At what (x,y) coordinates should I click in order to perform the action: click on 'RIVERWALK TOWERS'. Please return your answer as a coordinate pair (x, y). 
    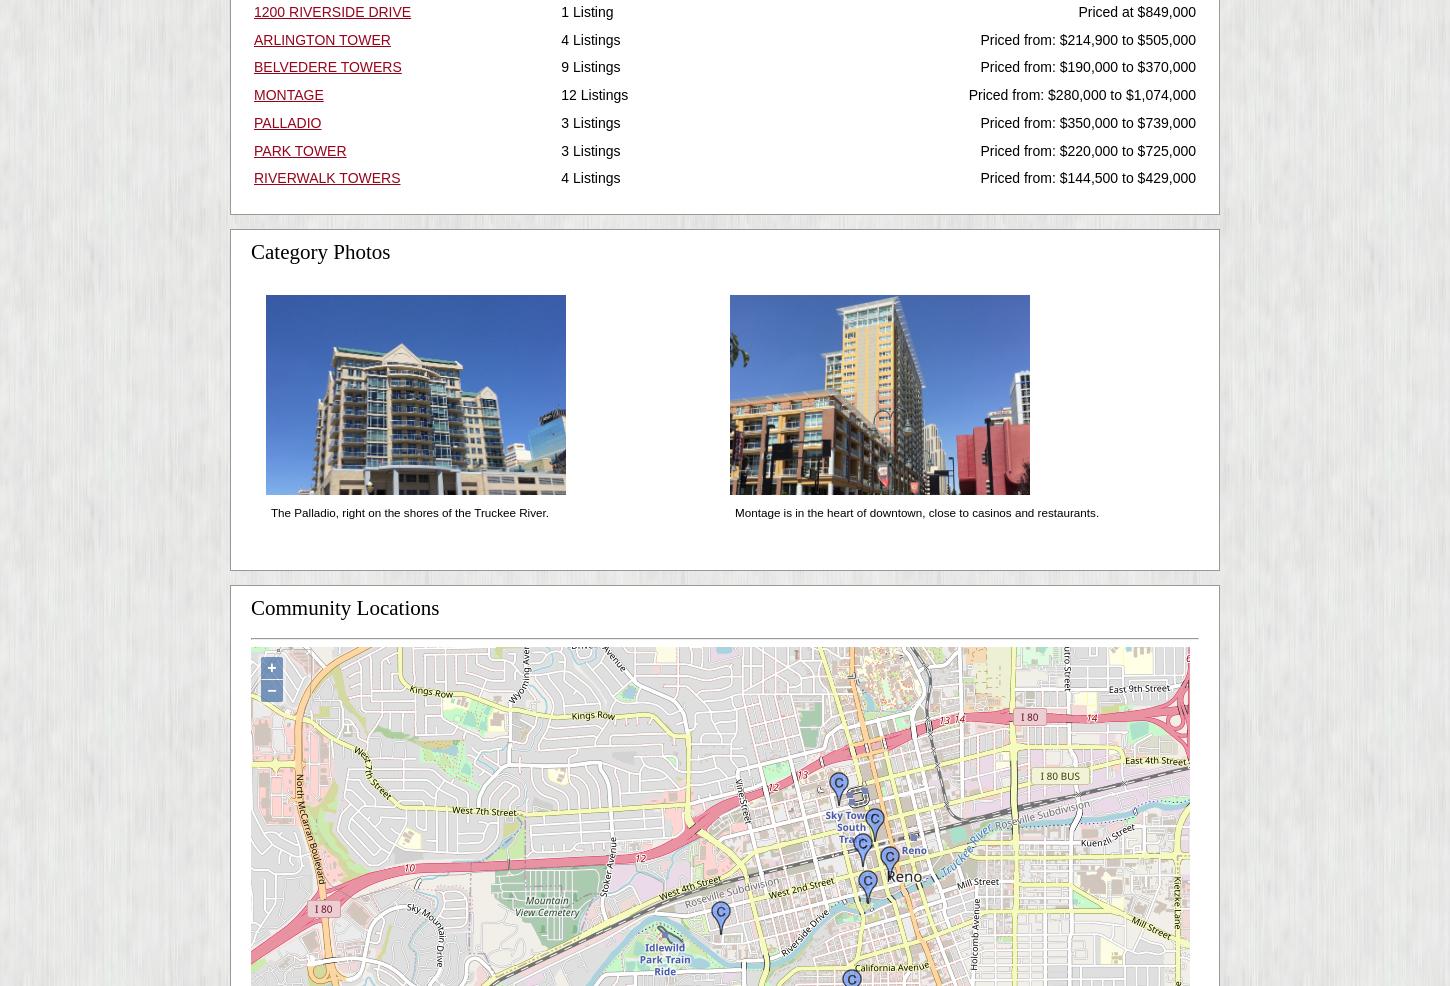
    Looking at the image, I should click on (254, 176).